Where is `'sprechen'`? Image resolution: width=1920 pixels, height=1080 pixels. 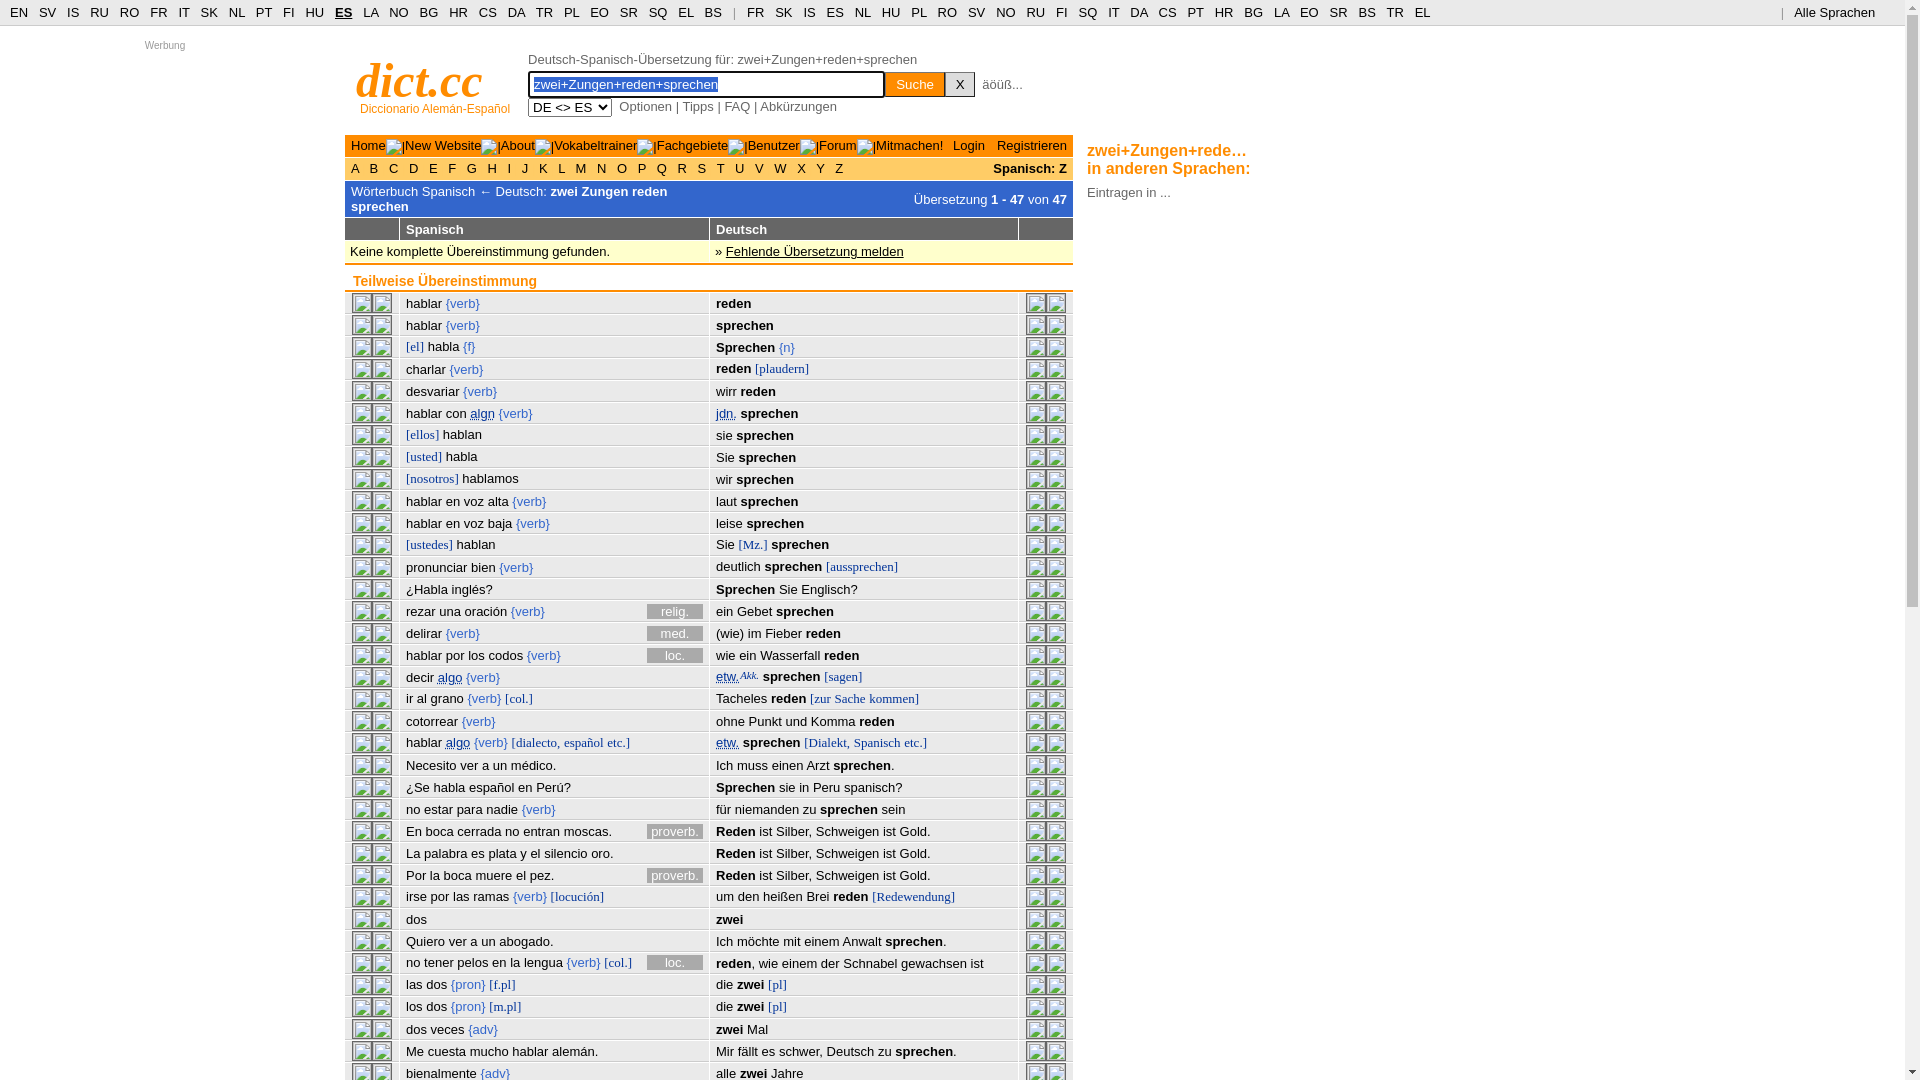
'sprechen' is located at coordinates (763, 434).